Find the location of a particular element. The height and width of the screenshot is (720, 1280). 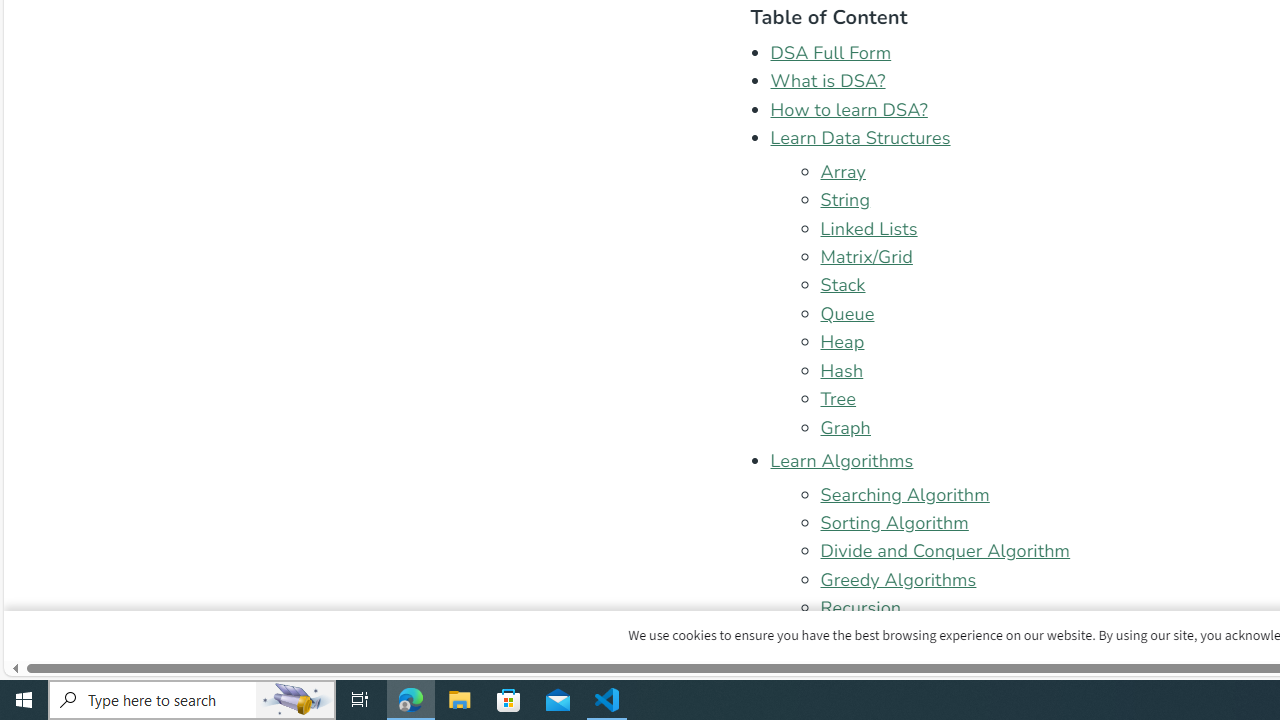

'Heap' is located at coordinates (842, 341).